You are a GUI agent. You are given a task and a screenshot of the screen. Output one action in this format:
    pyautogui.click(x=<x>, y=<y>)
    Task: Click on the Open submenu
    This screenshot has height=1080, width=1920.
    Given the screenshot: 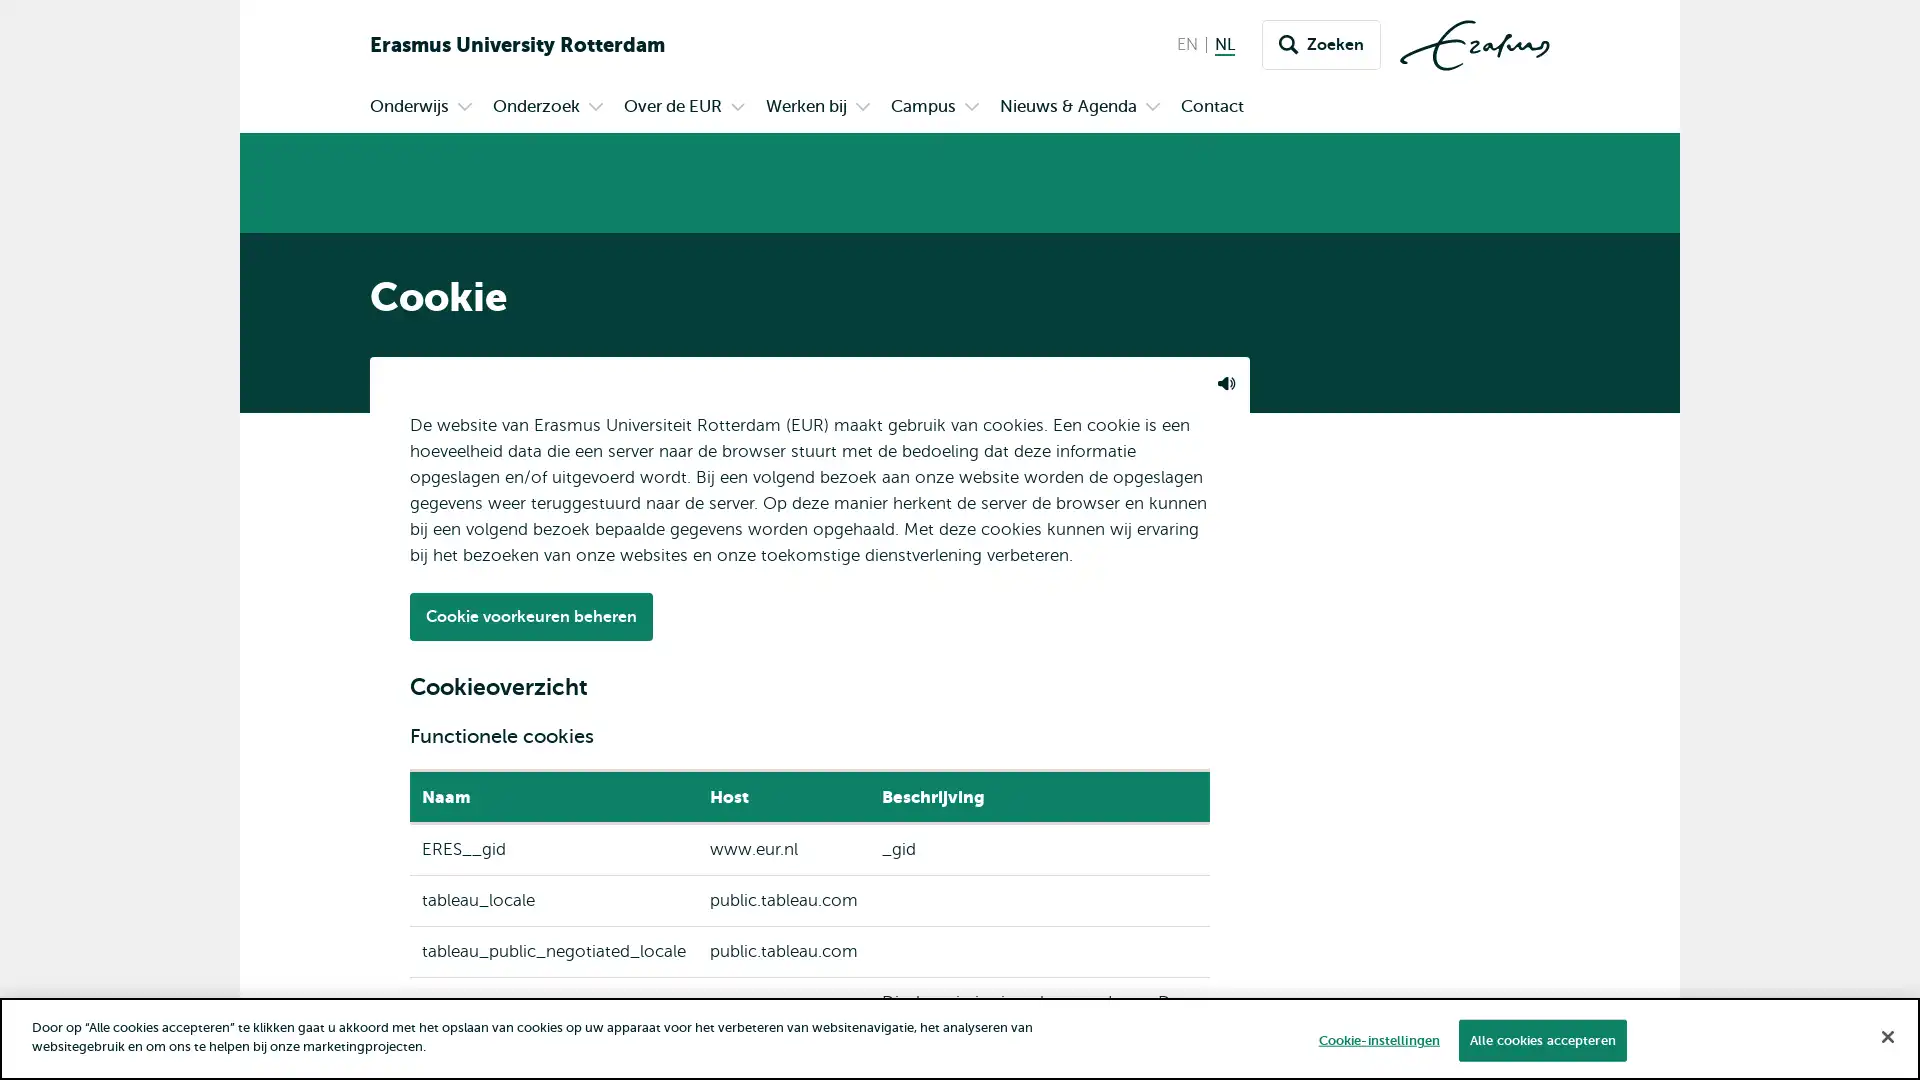 What is the action you would take?
    pyautogui.click(x=971, y=108)
    